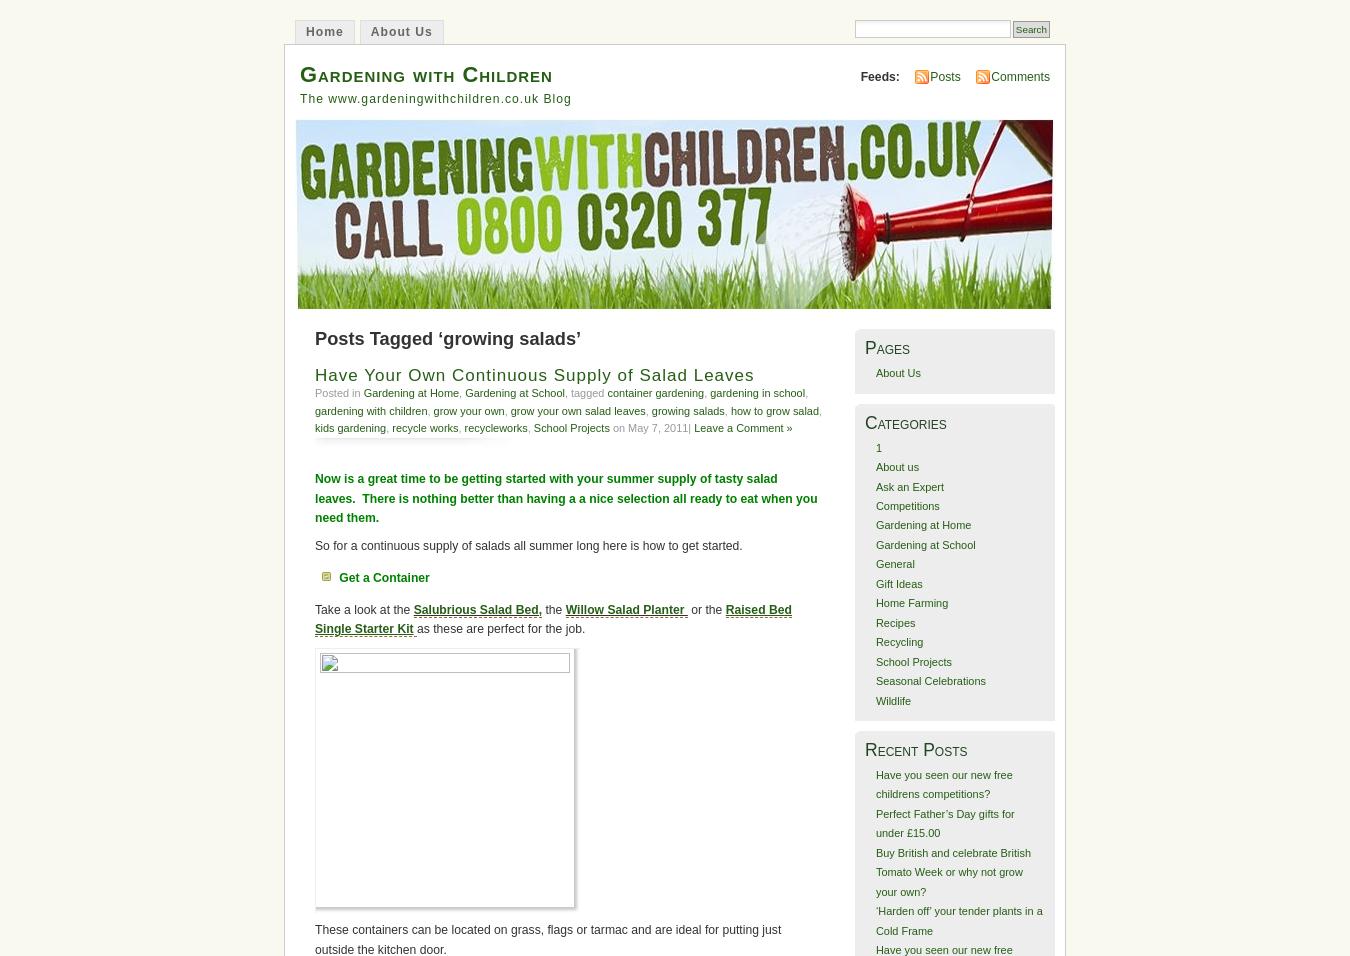  Describe the element at coordinates (350, 428) in the screenshot. I see `'kids gardening'` at that location.